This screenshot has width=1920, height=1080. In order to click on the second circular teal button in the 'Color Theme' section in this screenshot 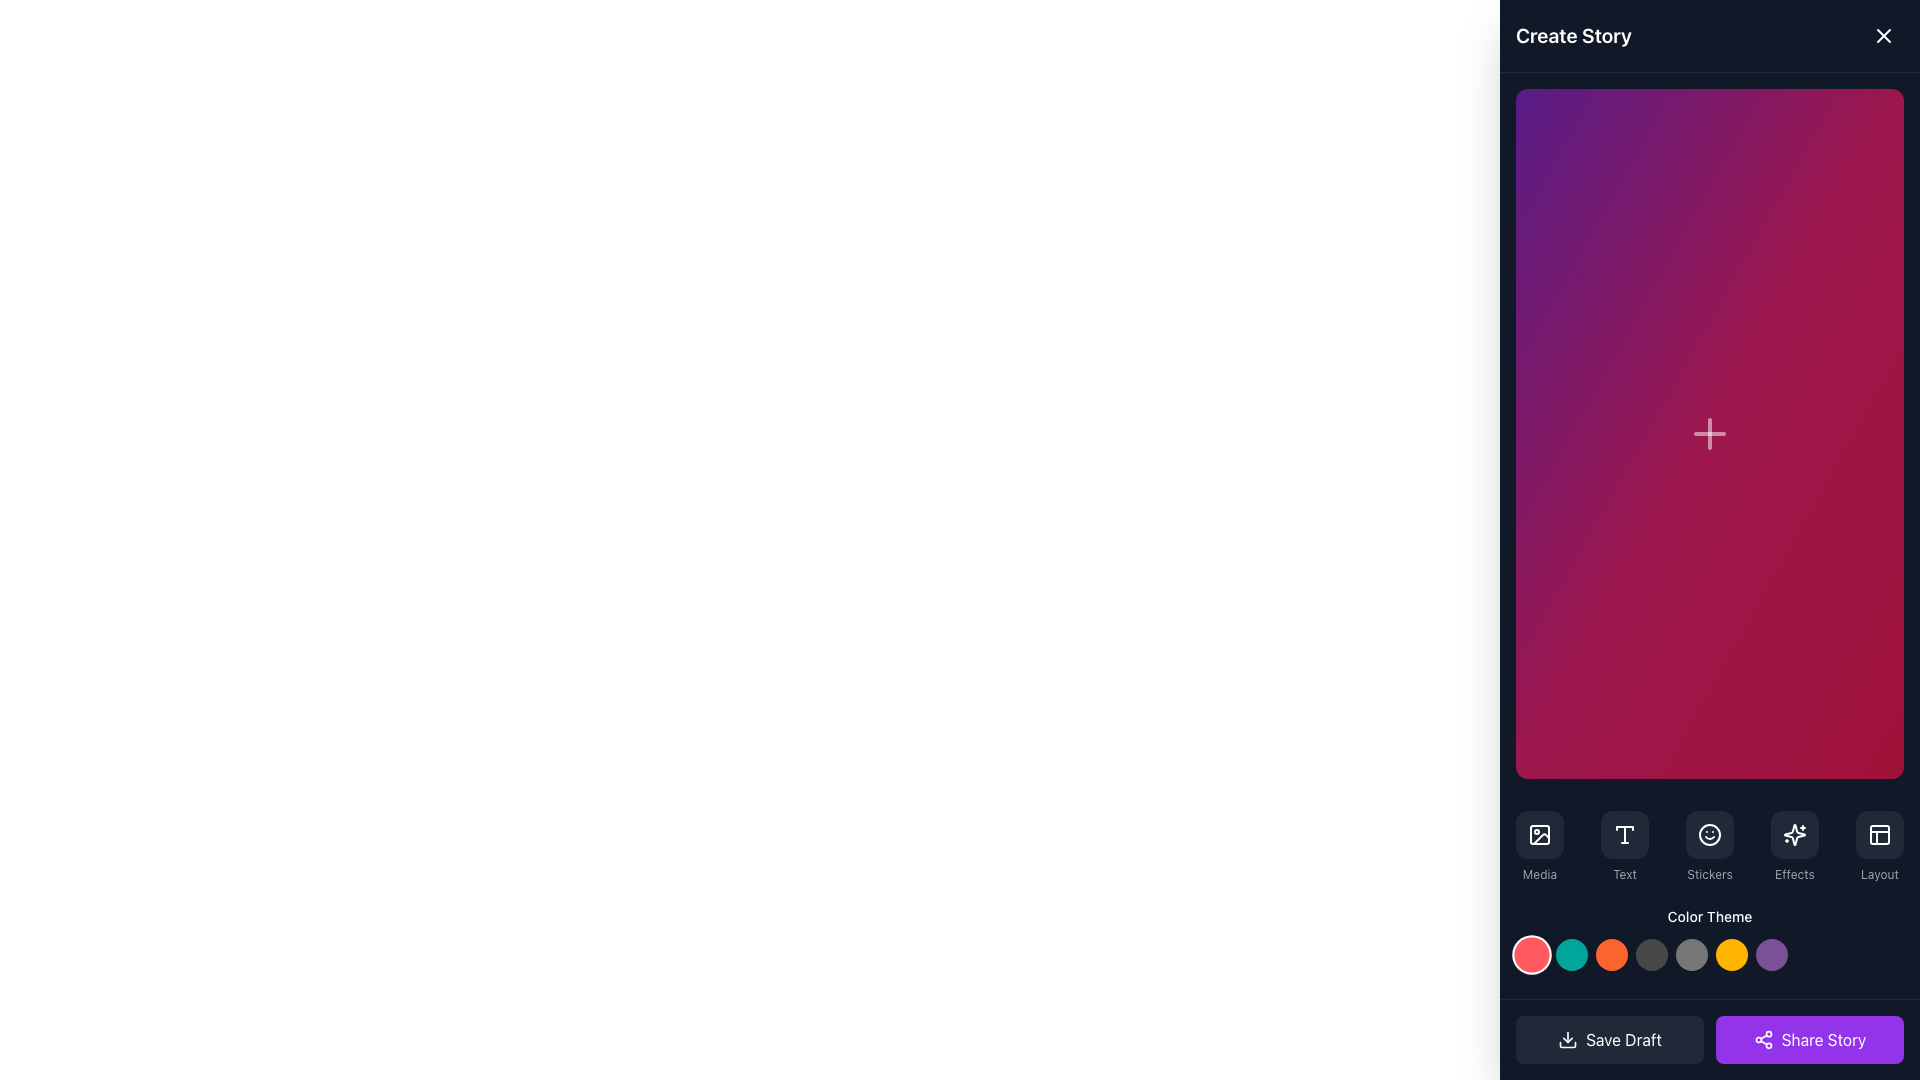, I will do `click(1570, 952)`.